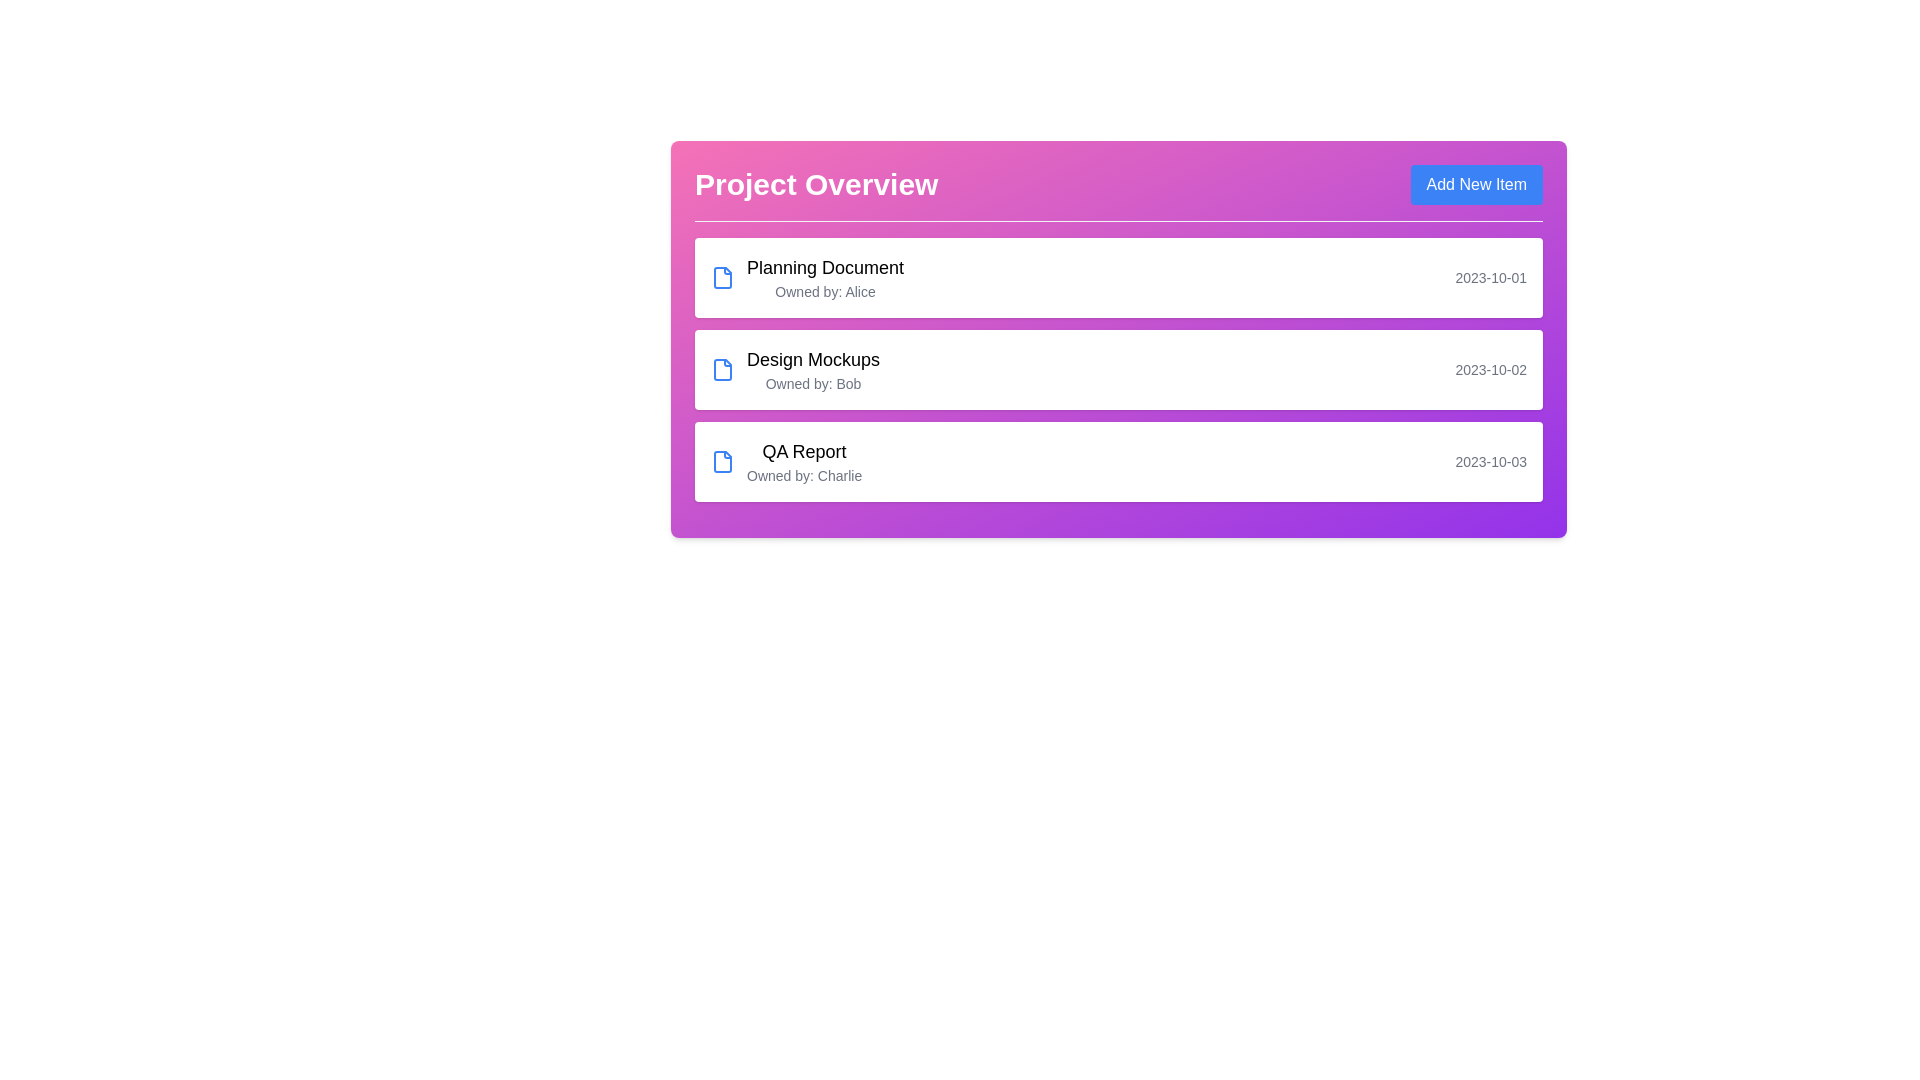  Describe the element at coordinates (722, 370) in the screenshot. I see `the simplified blue document icon with a folded corner, located in the second row of the list, to the left of the text 'Design Mockups Owned by: Bob'` at that location.